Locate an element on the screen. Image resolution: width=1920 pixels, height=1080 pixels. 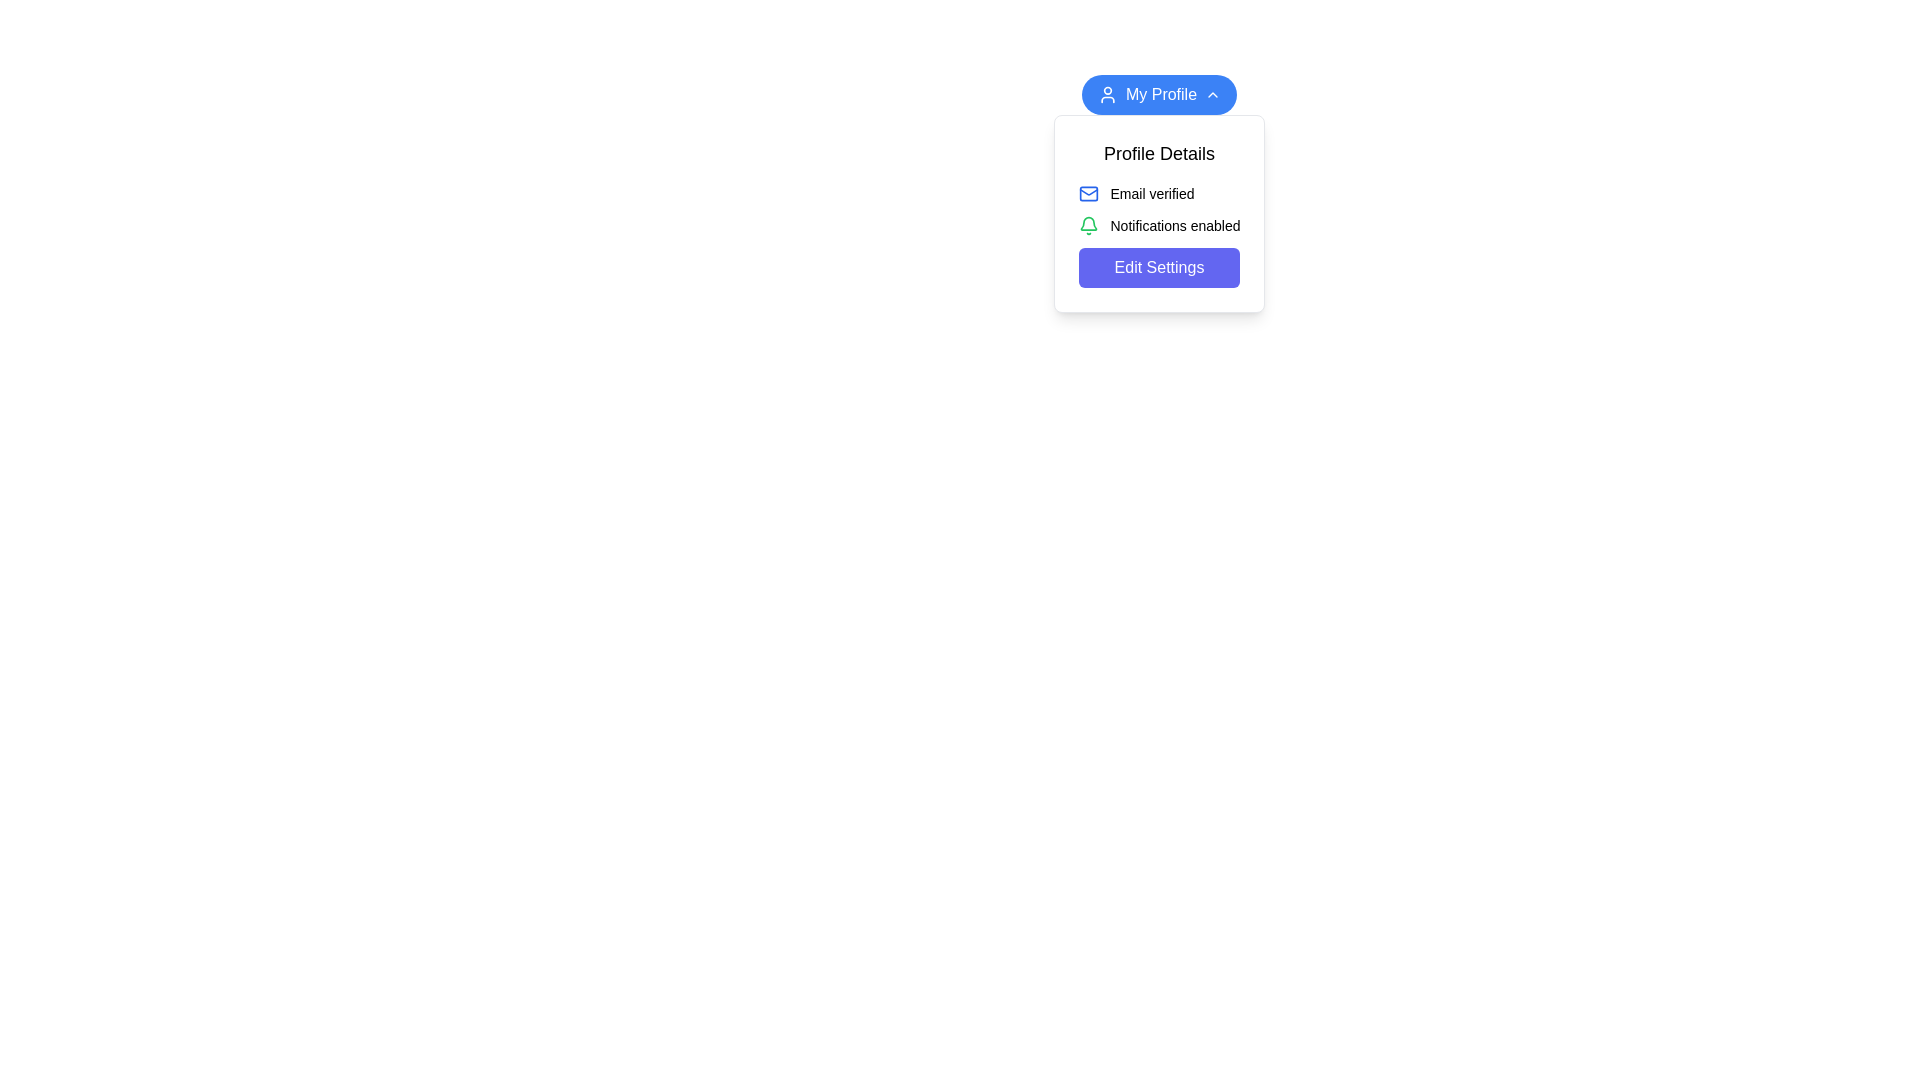
the 'Email verified' text element which has a blue envelope icon to its left, positioned at the center of the interface above 'Notifications enabled' is located at coordinates (1159, 193).